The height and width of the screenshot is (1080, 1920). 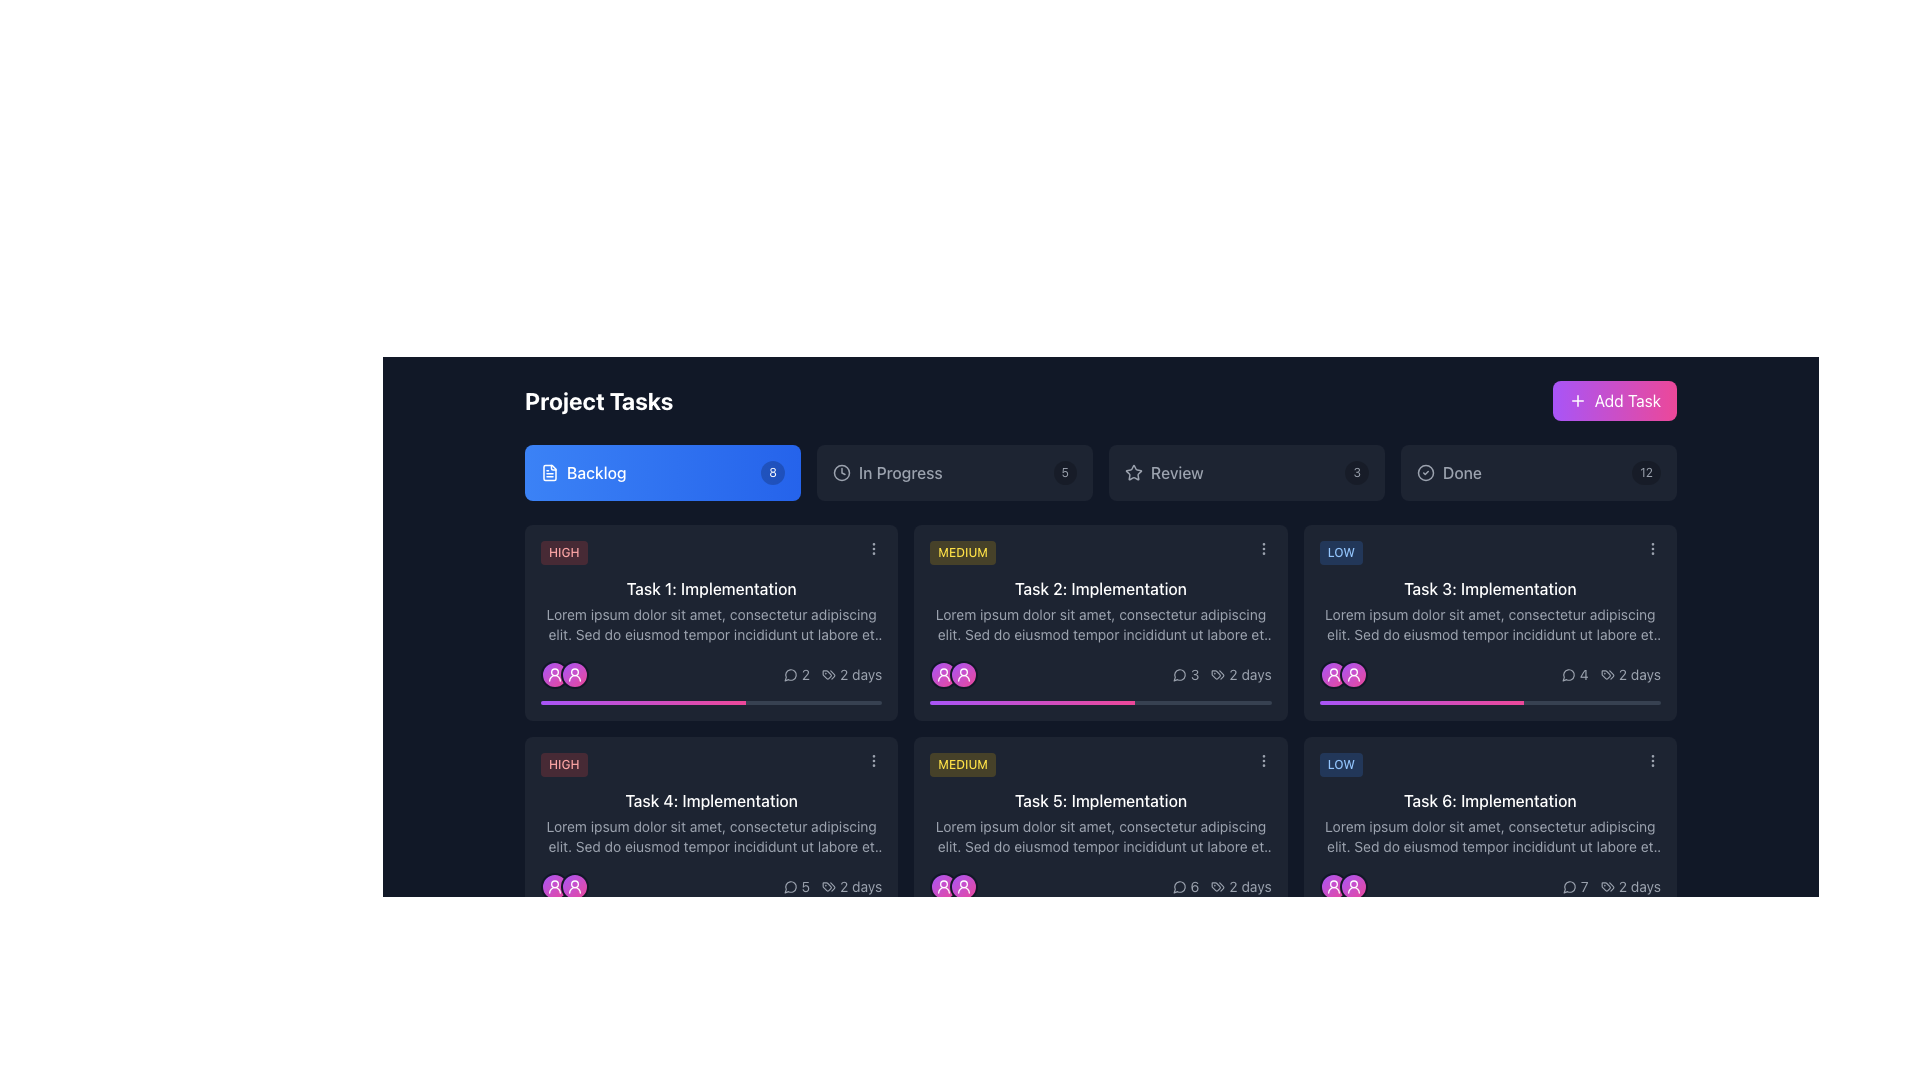 What do you see at coordinates (643, 701) in the screenshot?
I see `the progress value of the Progress indicator located below the 'Task 1: Implementation' card in the task grid` at bounding box center [643, 701].